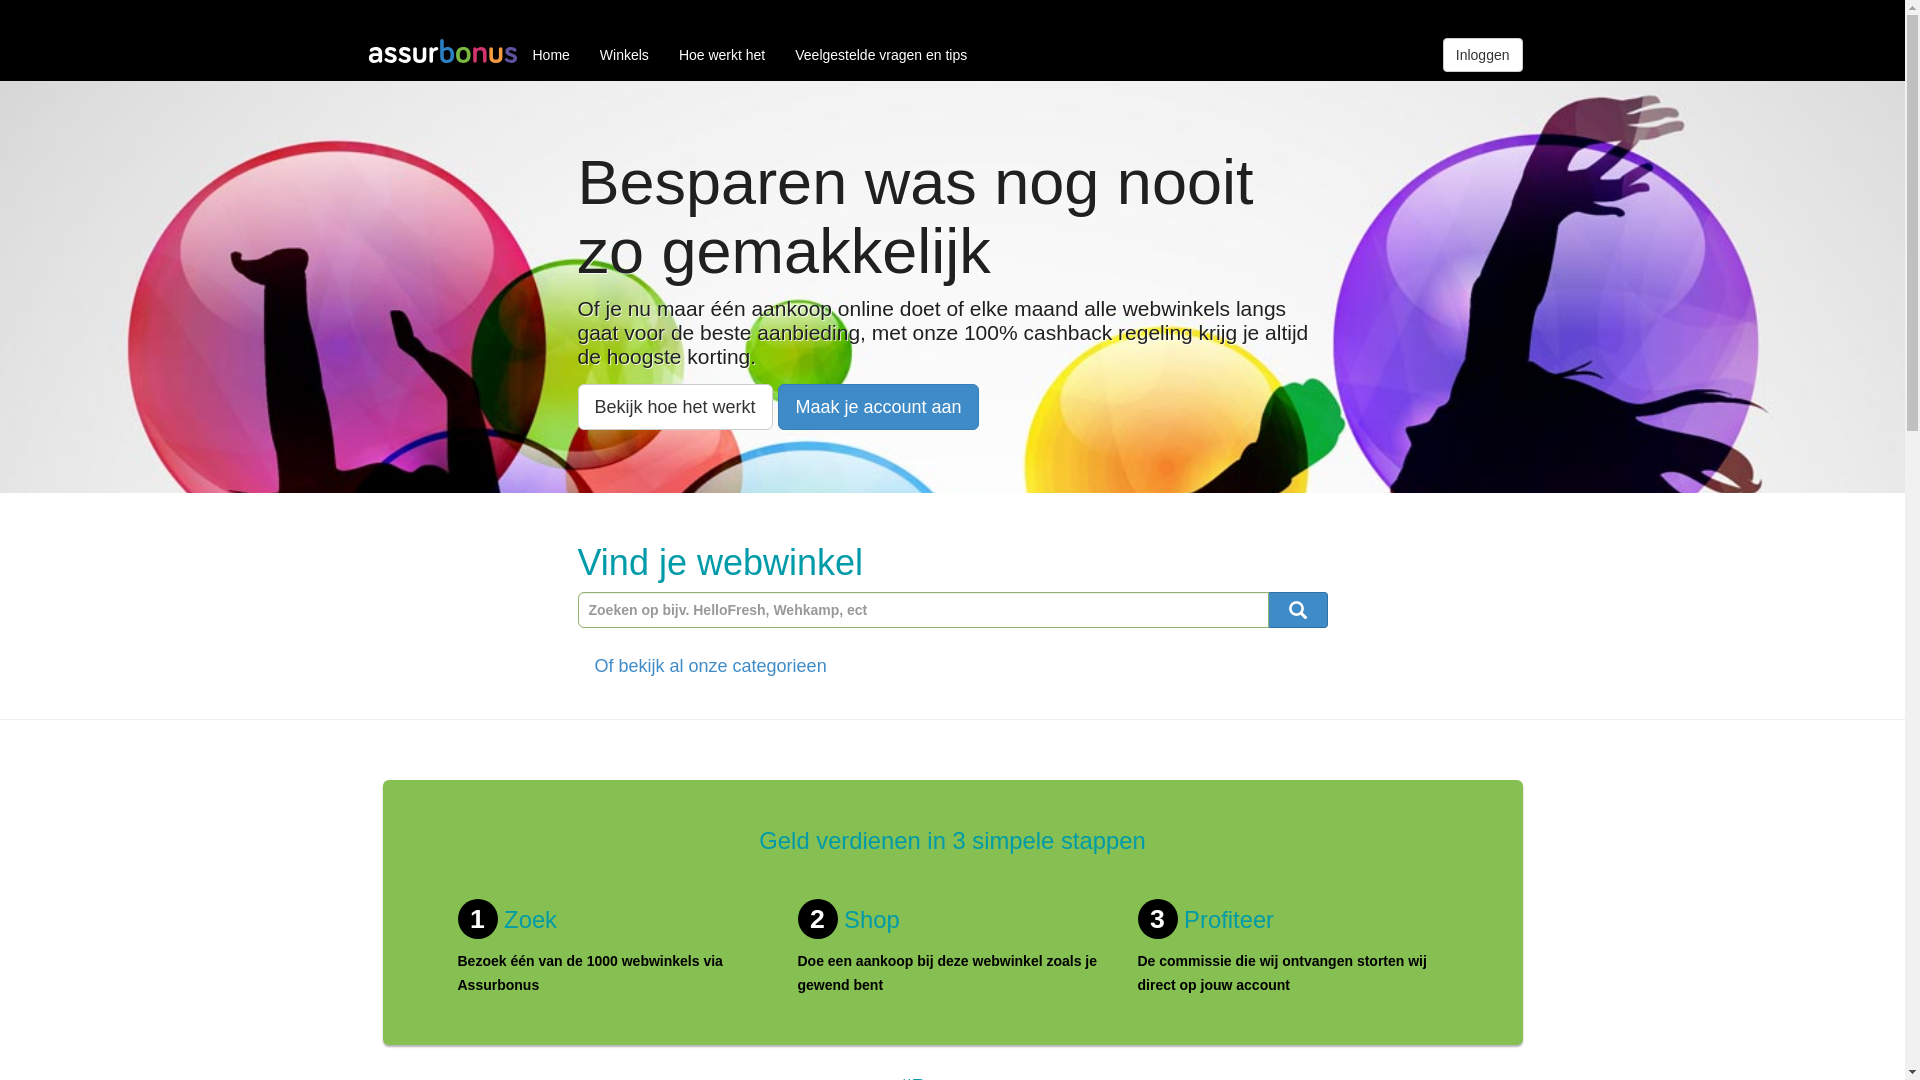  Describe the element at coordinates (623, 53) in the screenshot. I see `'Winkels'` at that location.